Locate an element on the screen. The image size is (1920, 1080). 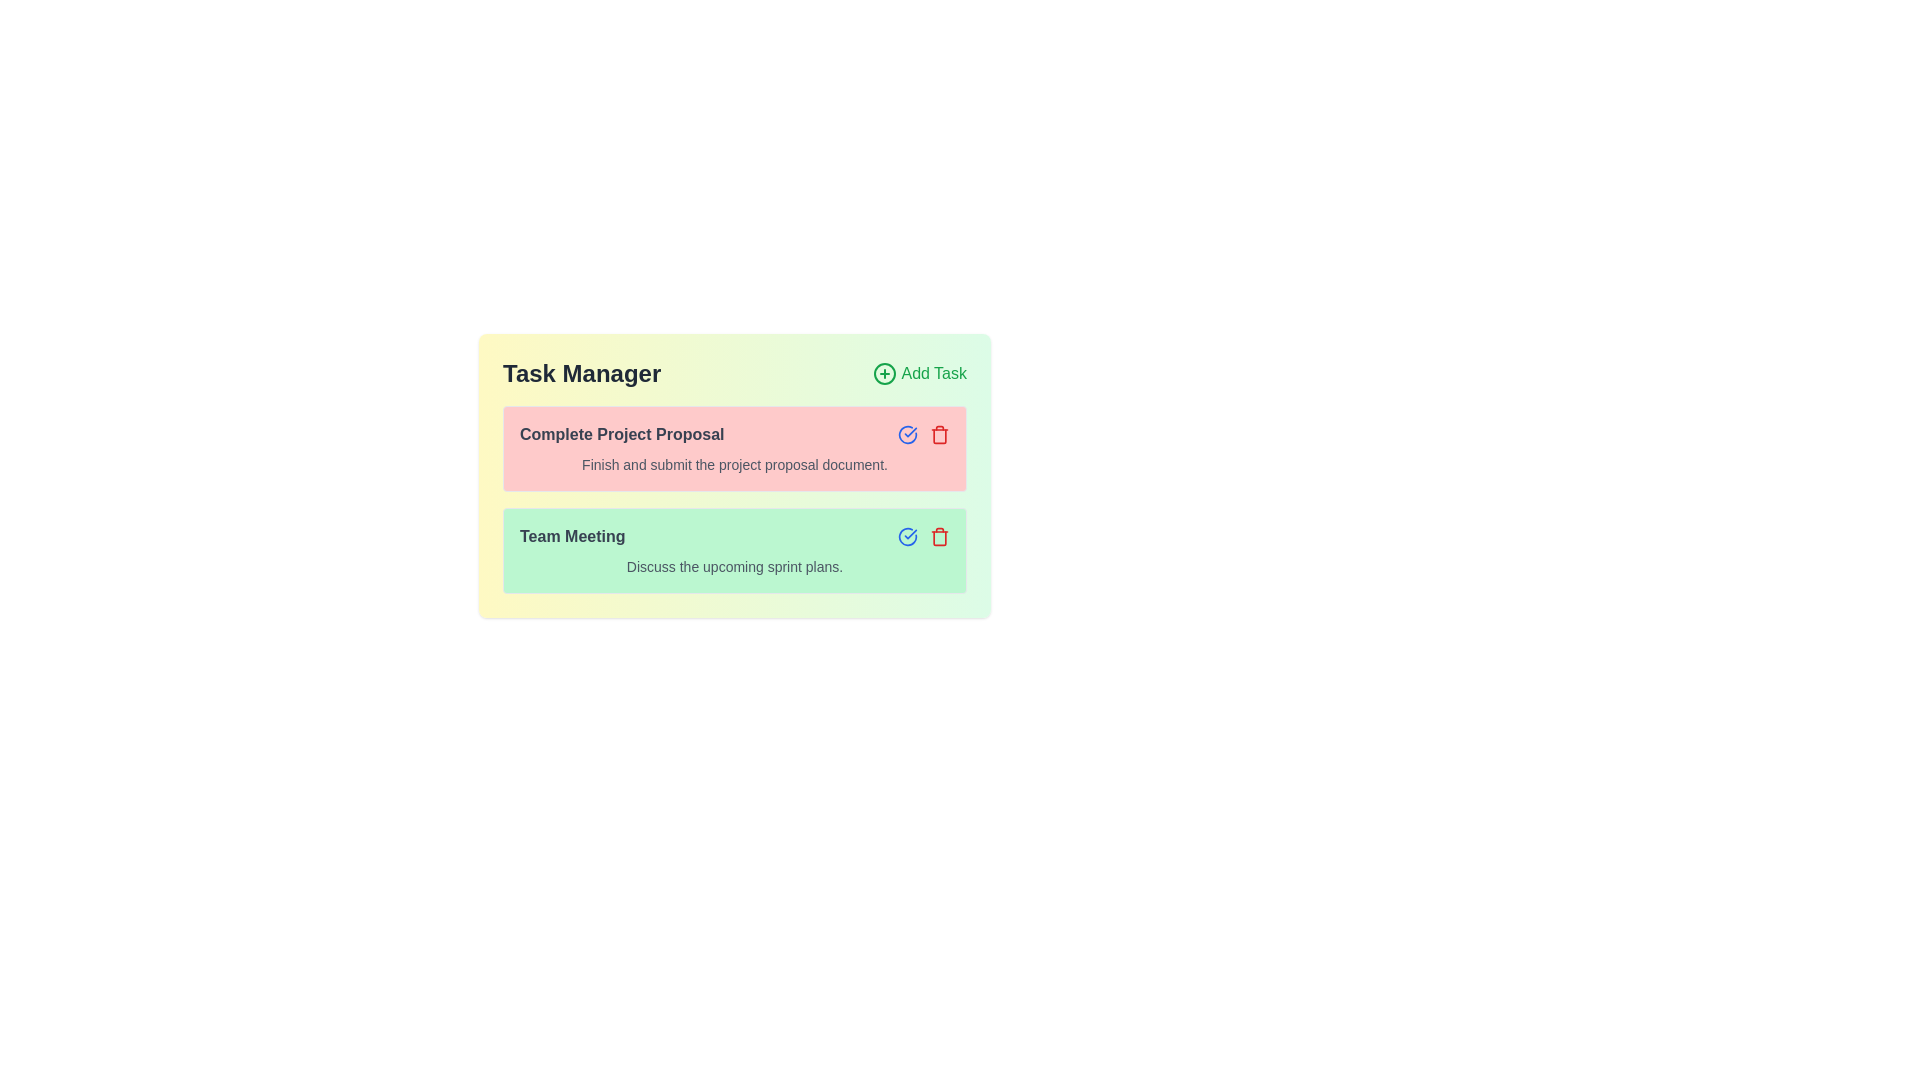
static text label that serves as a header for the card or section, located in the upper-left corner of the rectangular card is located at coordinates (581, 374).